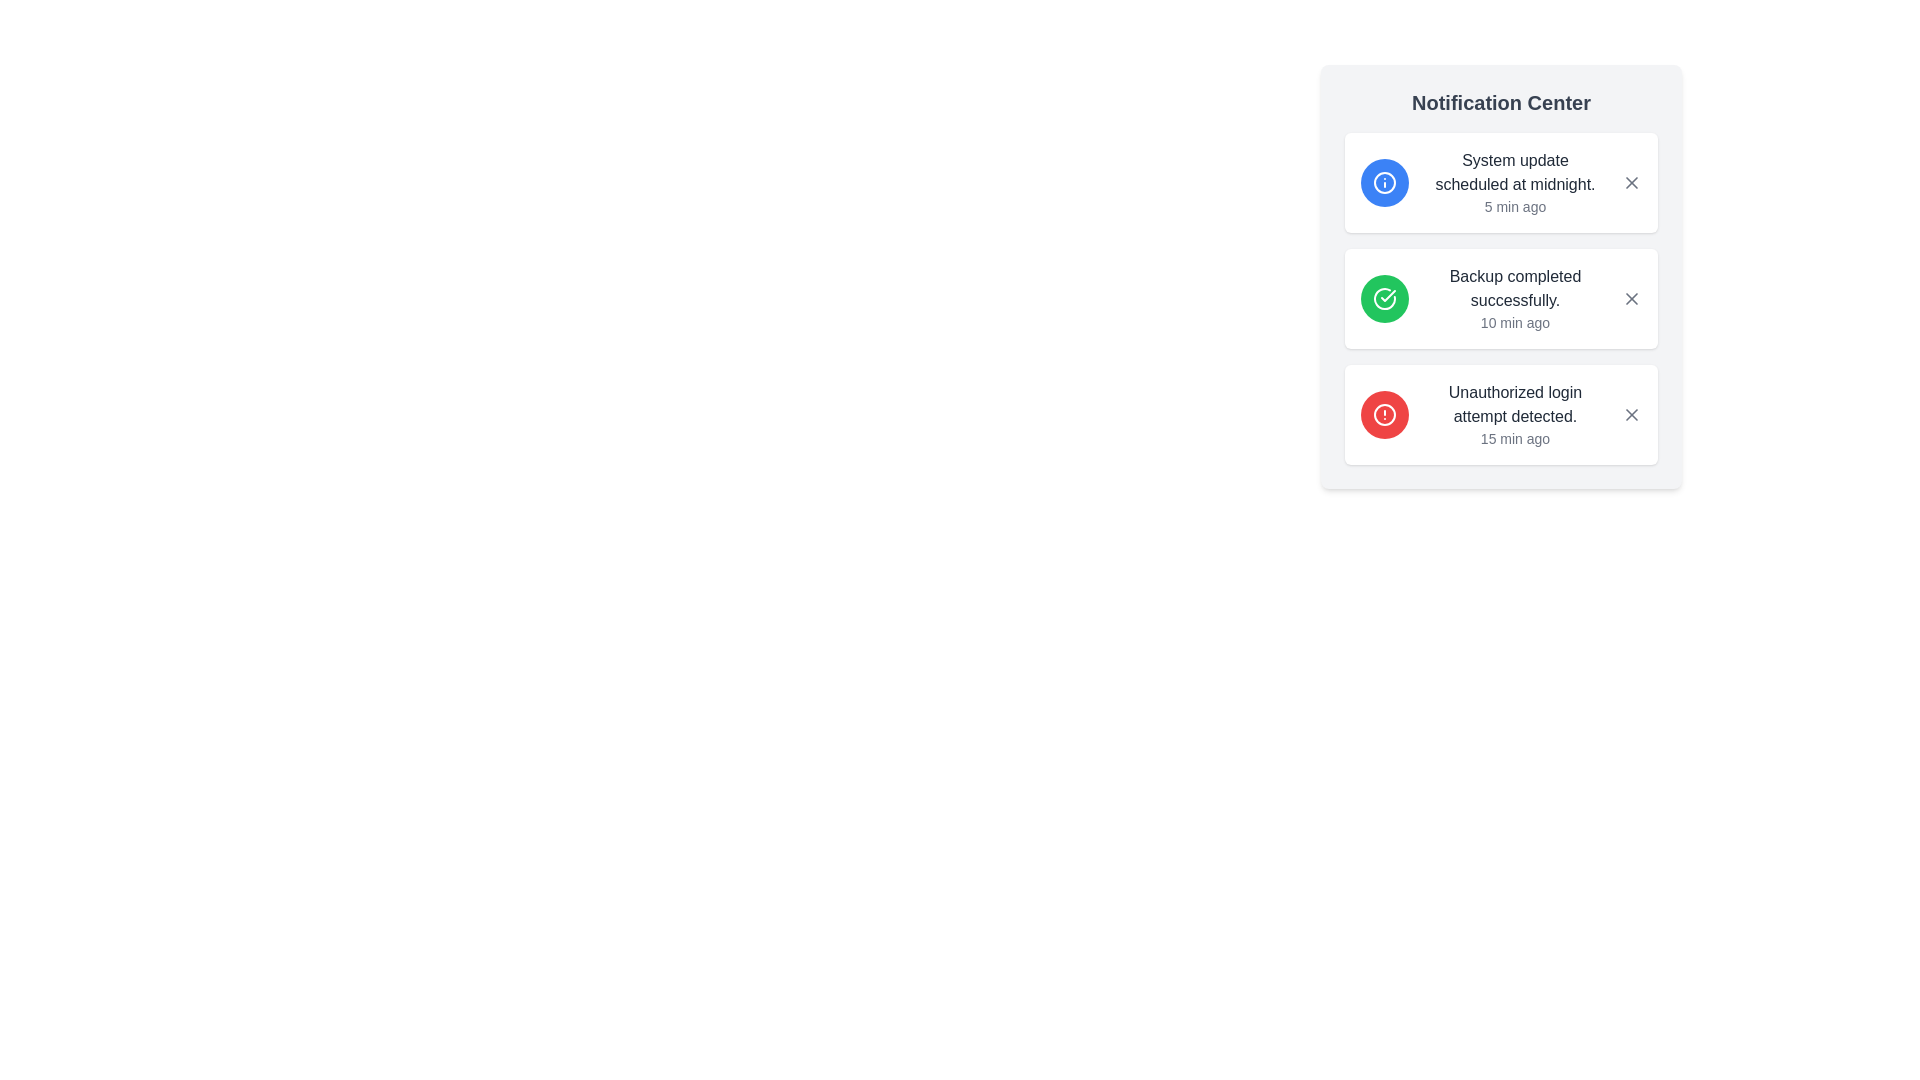 This screenshot has height=1080, width=1920. Describe the element at coordinates (1384, 299) in the screenshot. I see `the visual styling of the circular icon featuring a checkmark inside, which is located in the second notification item of the Notification Center panel` at that location.